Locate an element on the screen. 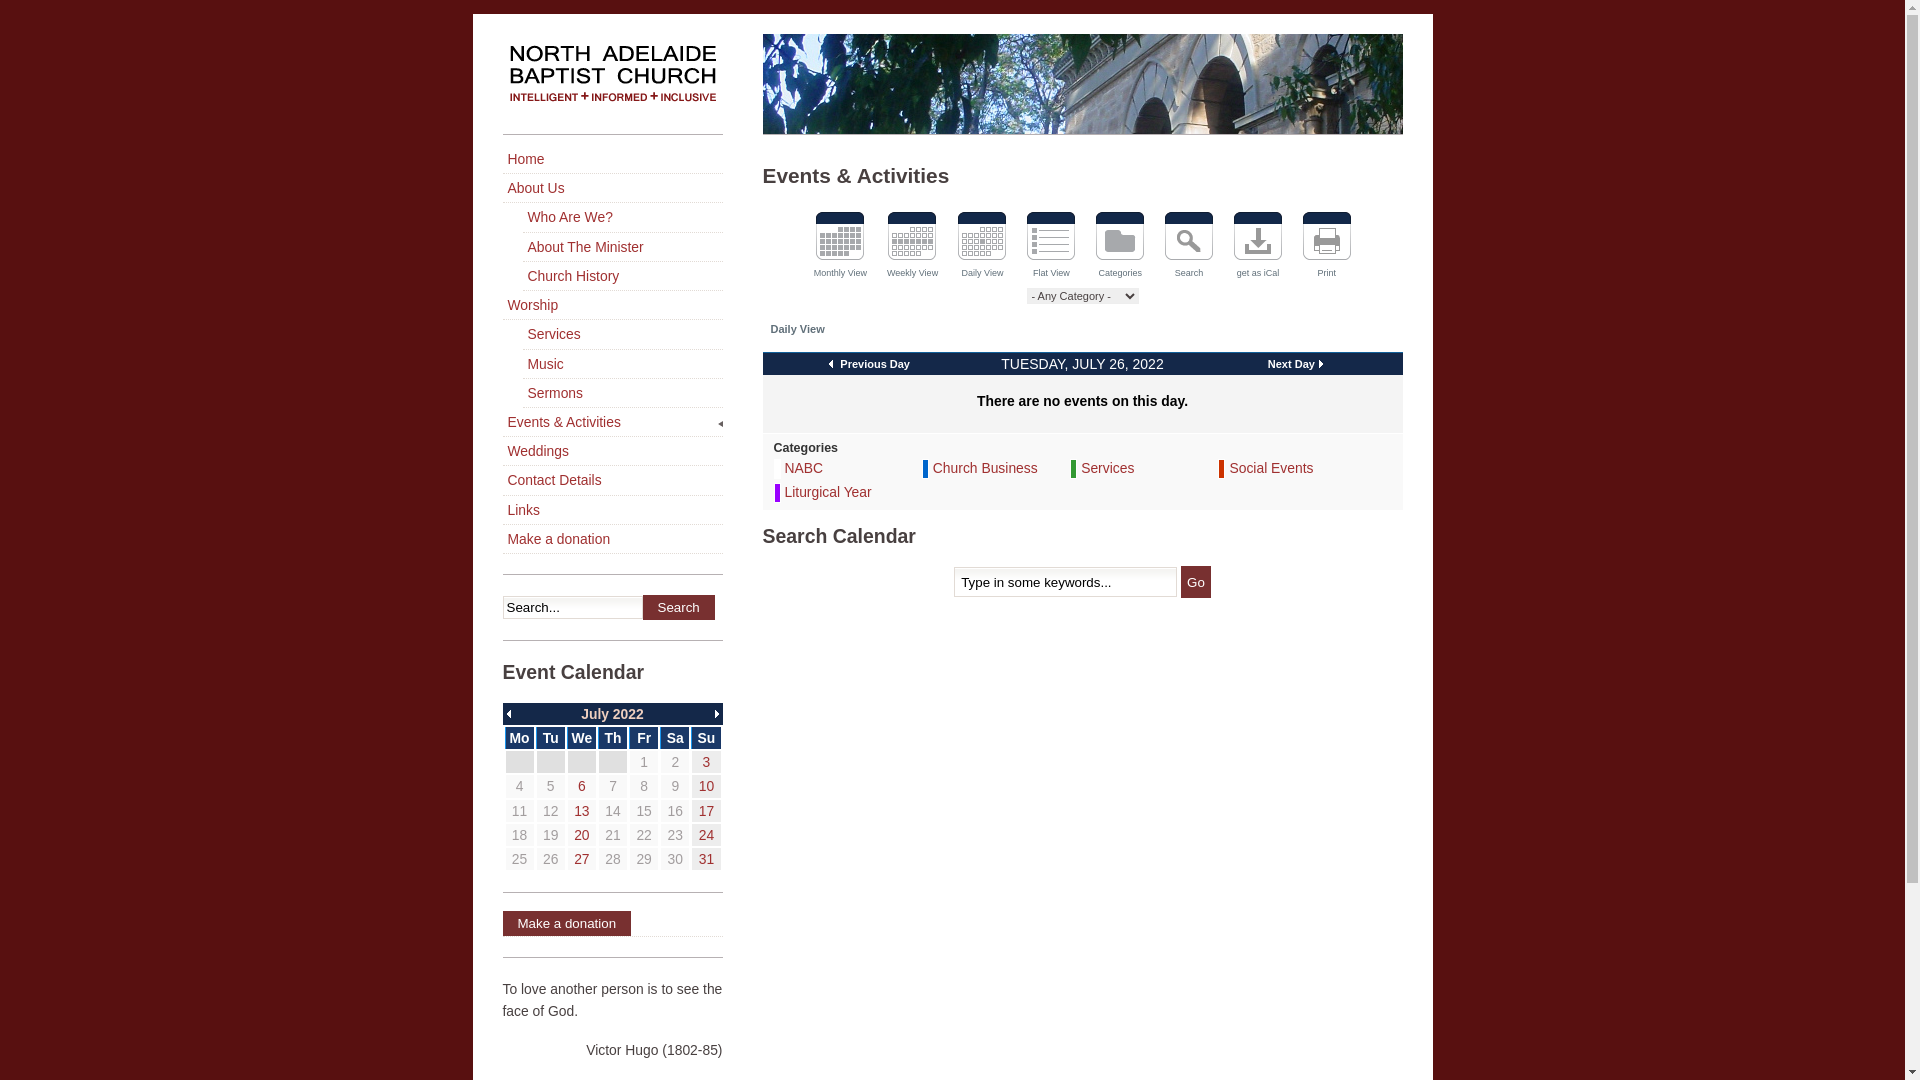  'Make a donation' is located at coordinates (565, 923).